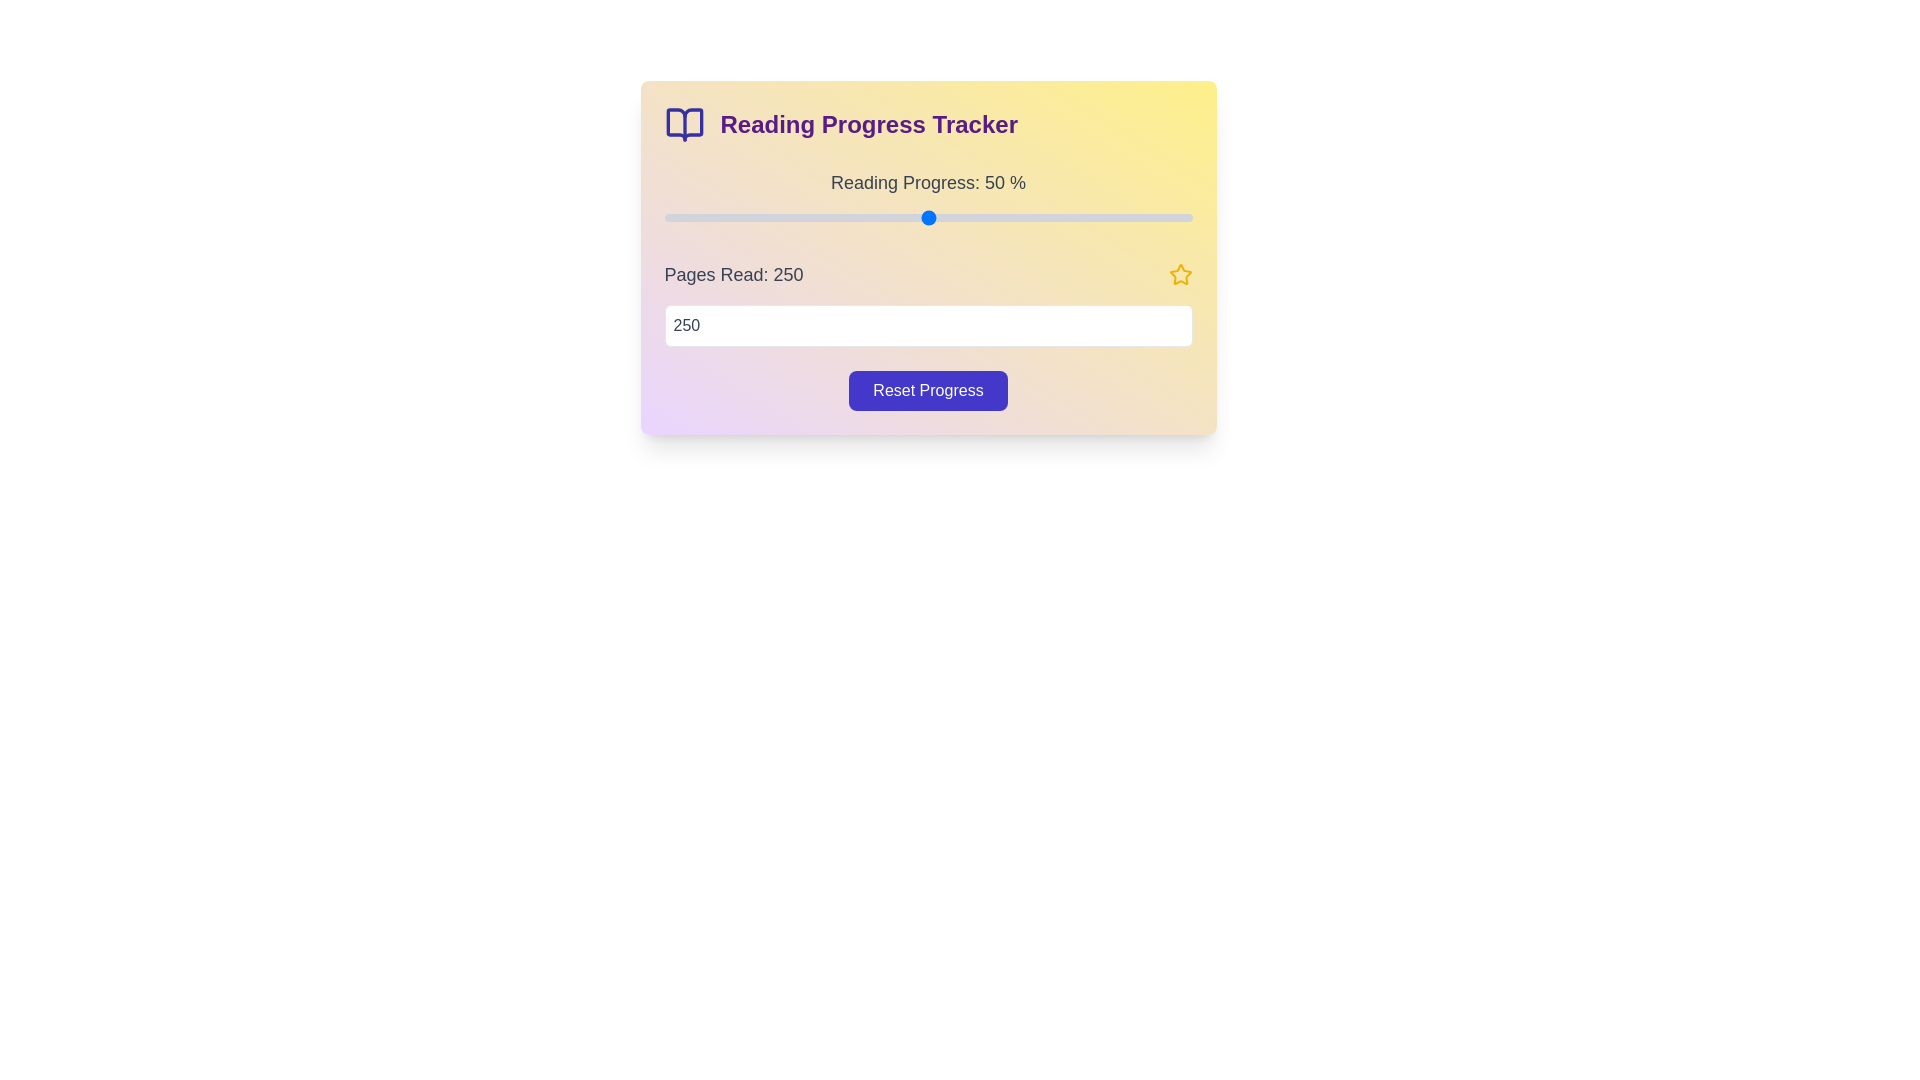  Describe the element at coordinates (1144, 218) in the screenshot. I see `the reading progress to 91% by adjusting the slider` at that location.